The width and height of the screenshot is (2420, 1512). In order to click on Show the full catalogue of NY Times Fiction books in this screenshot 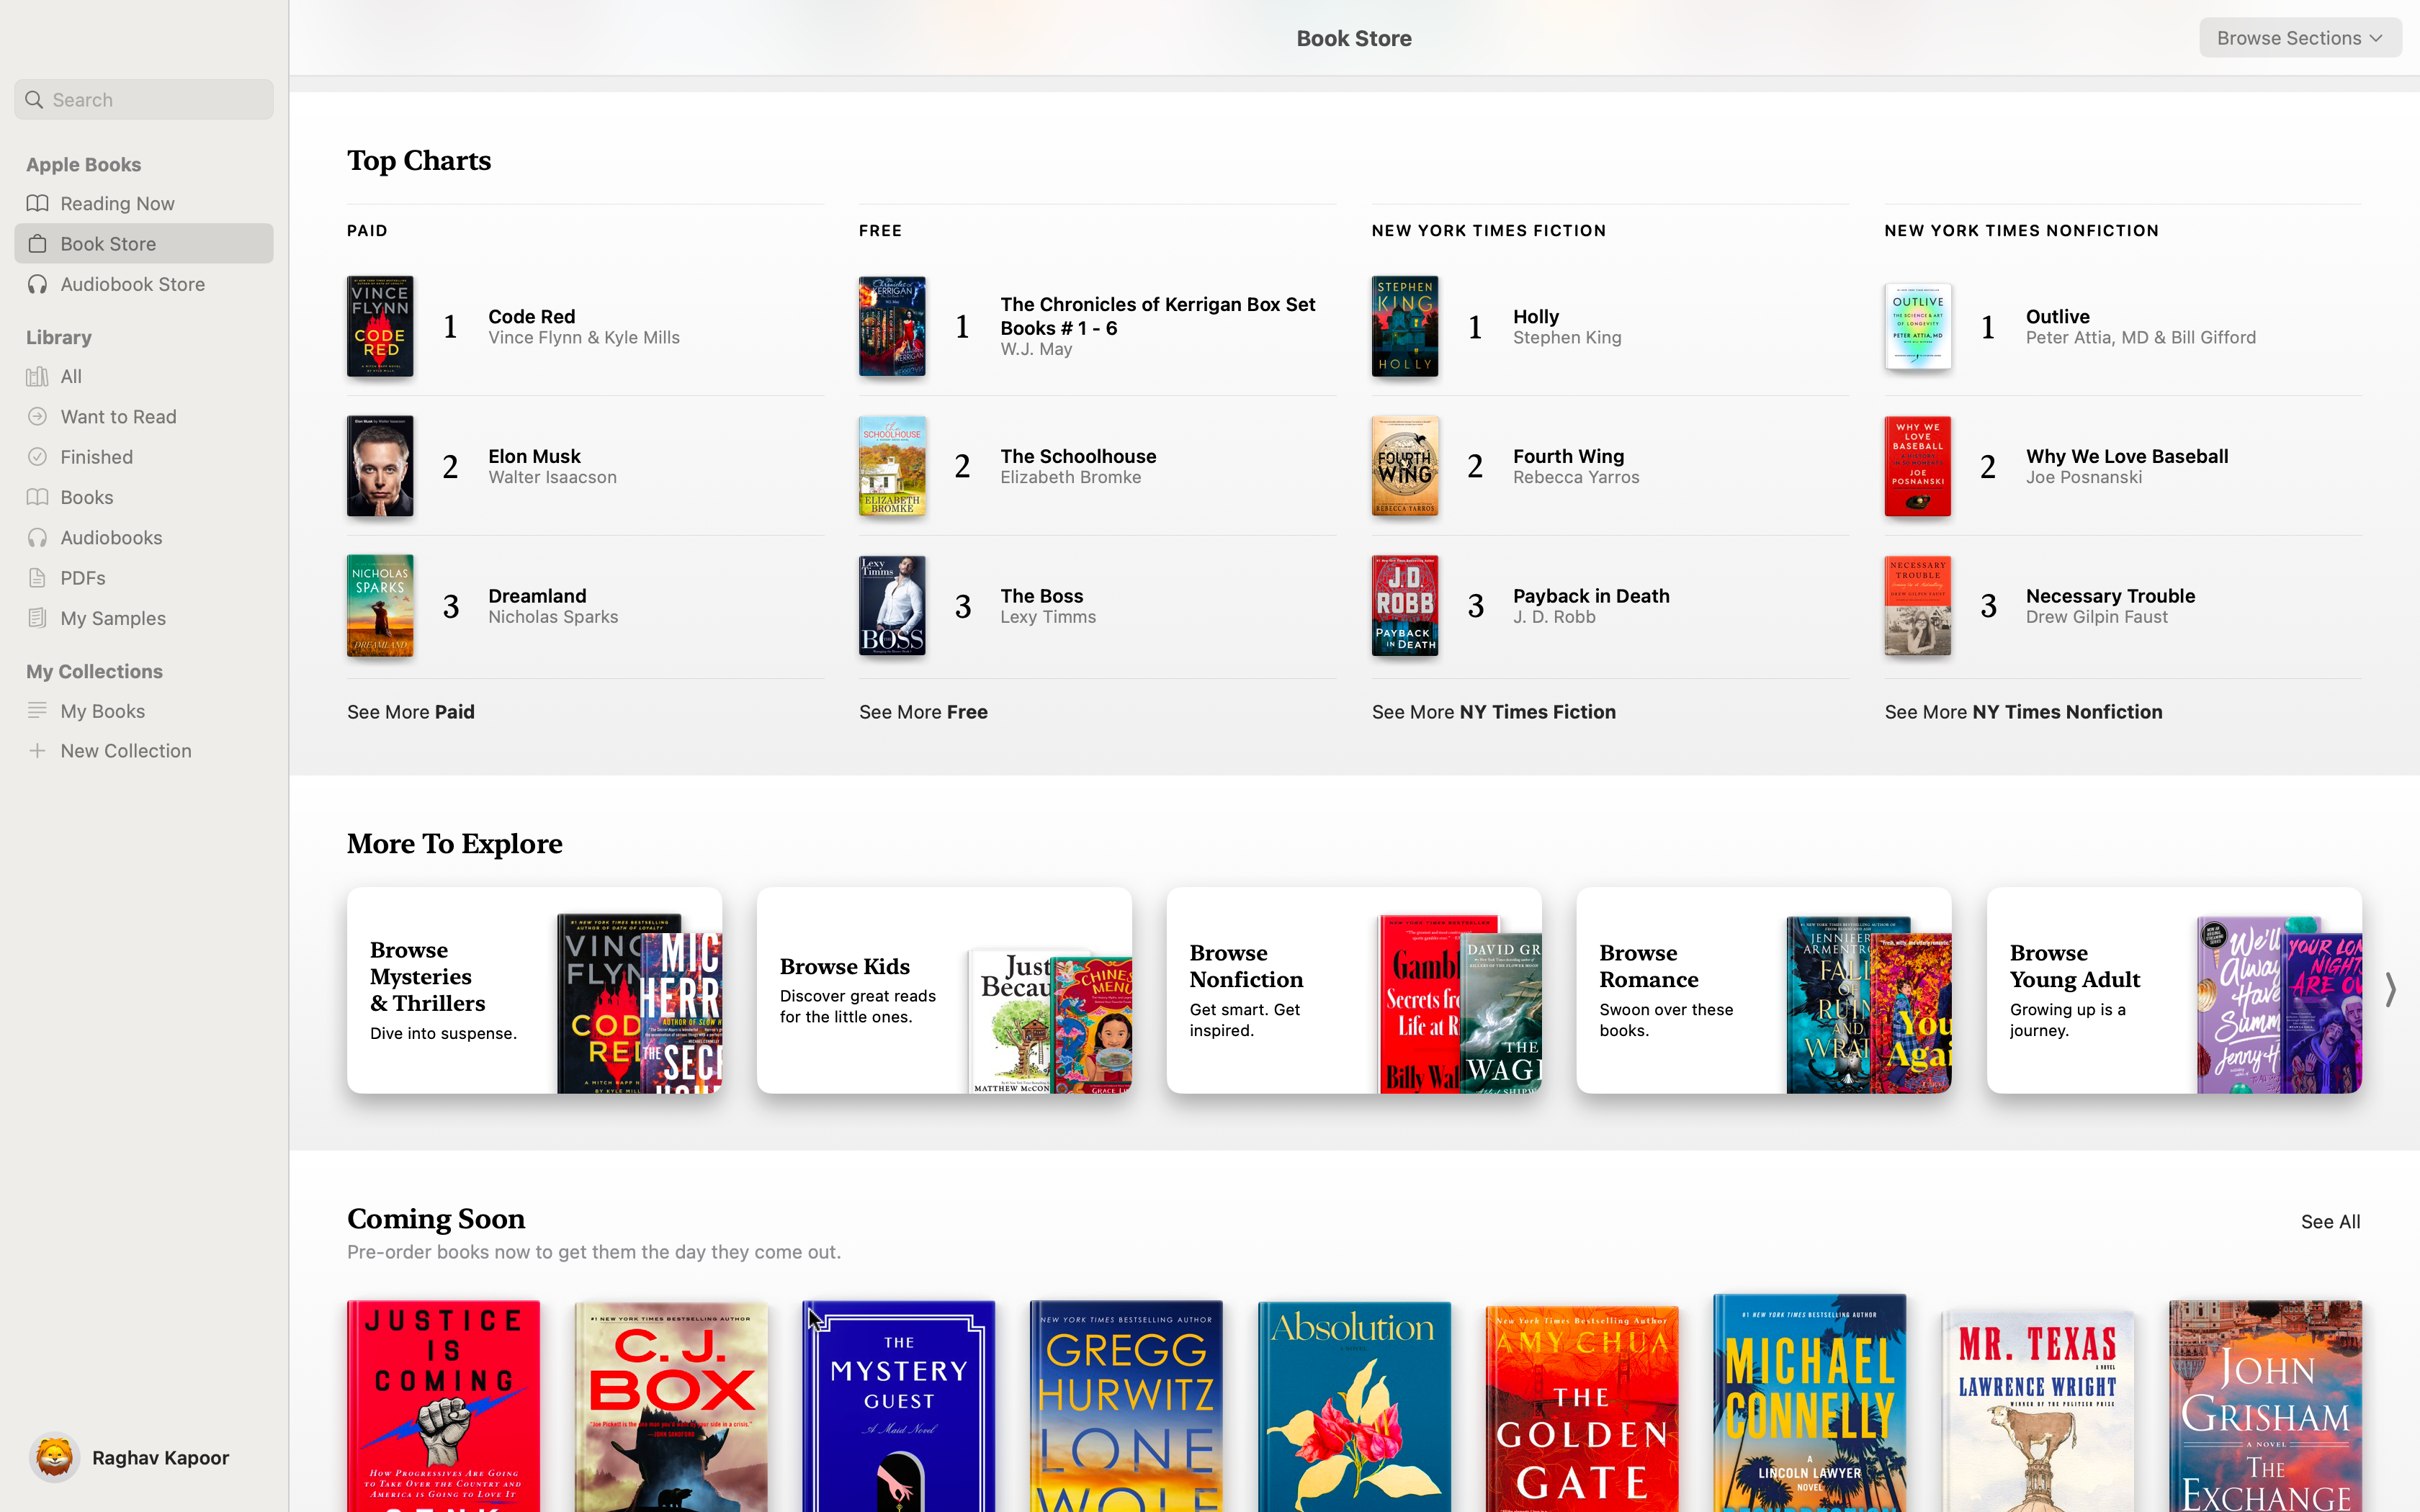, I will do `click(1494, 708)`.